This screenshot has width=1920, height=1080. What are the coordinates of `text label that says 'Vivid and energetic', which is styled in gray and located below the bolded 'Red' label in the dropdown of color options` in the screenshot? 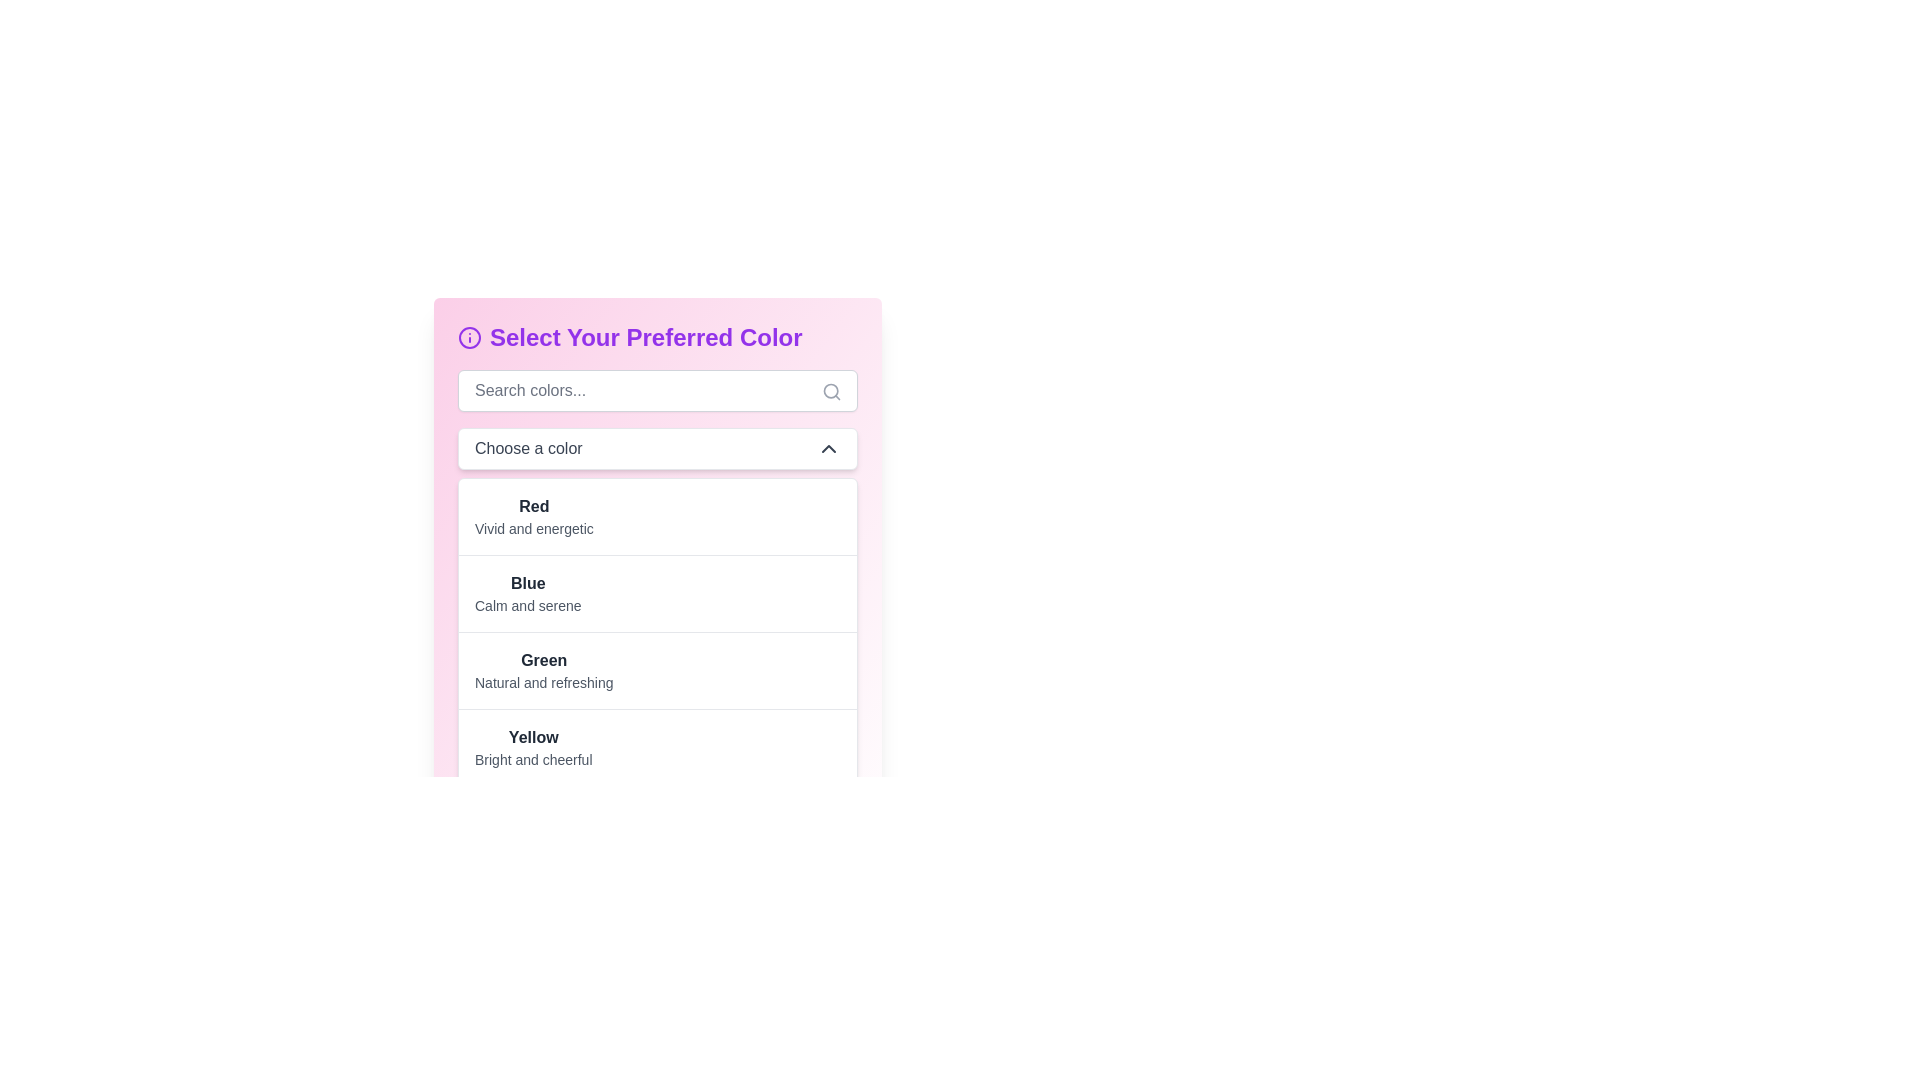 It's located at (534, 527).